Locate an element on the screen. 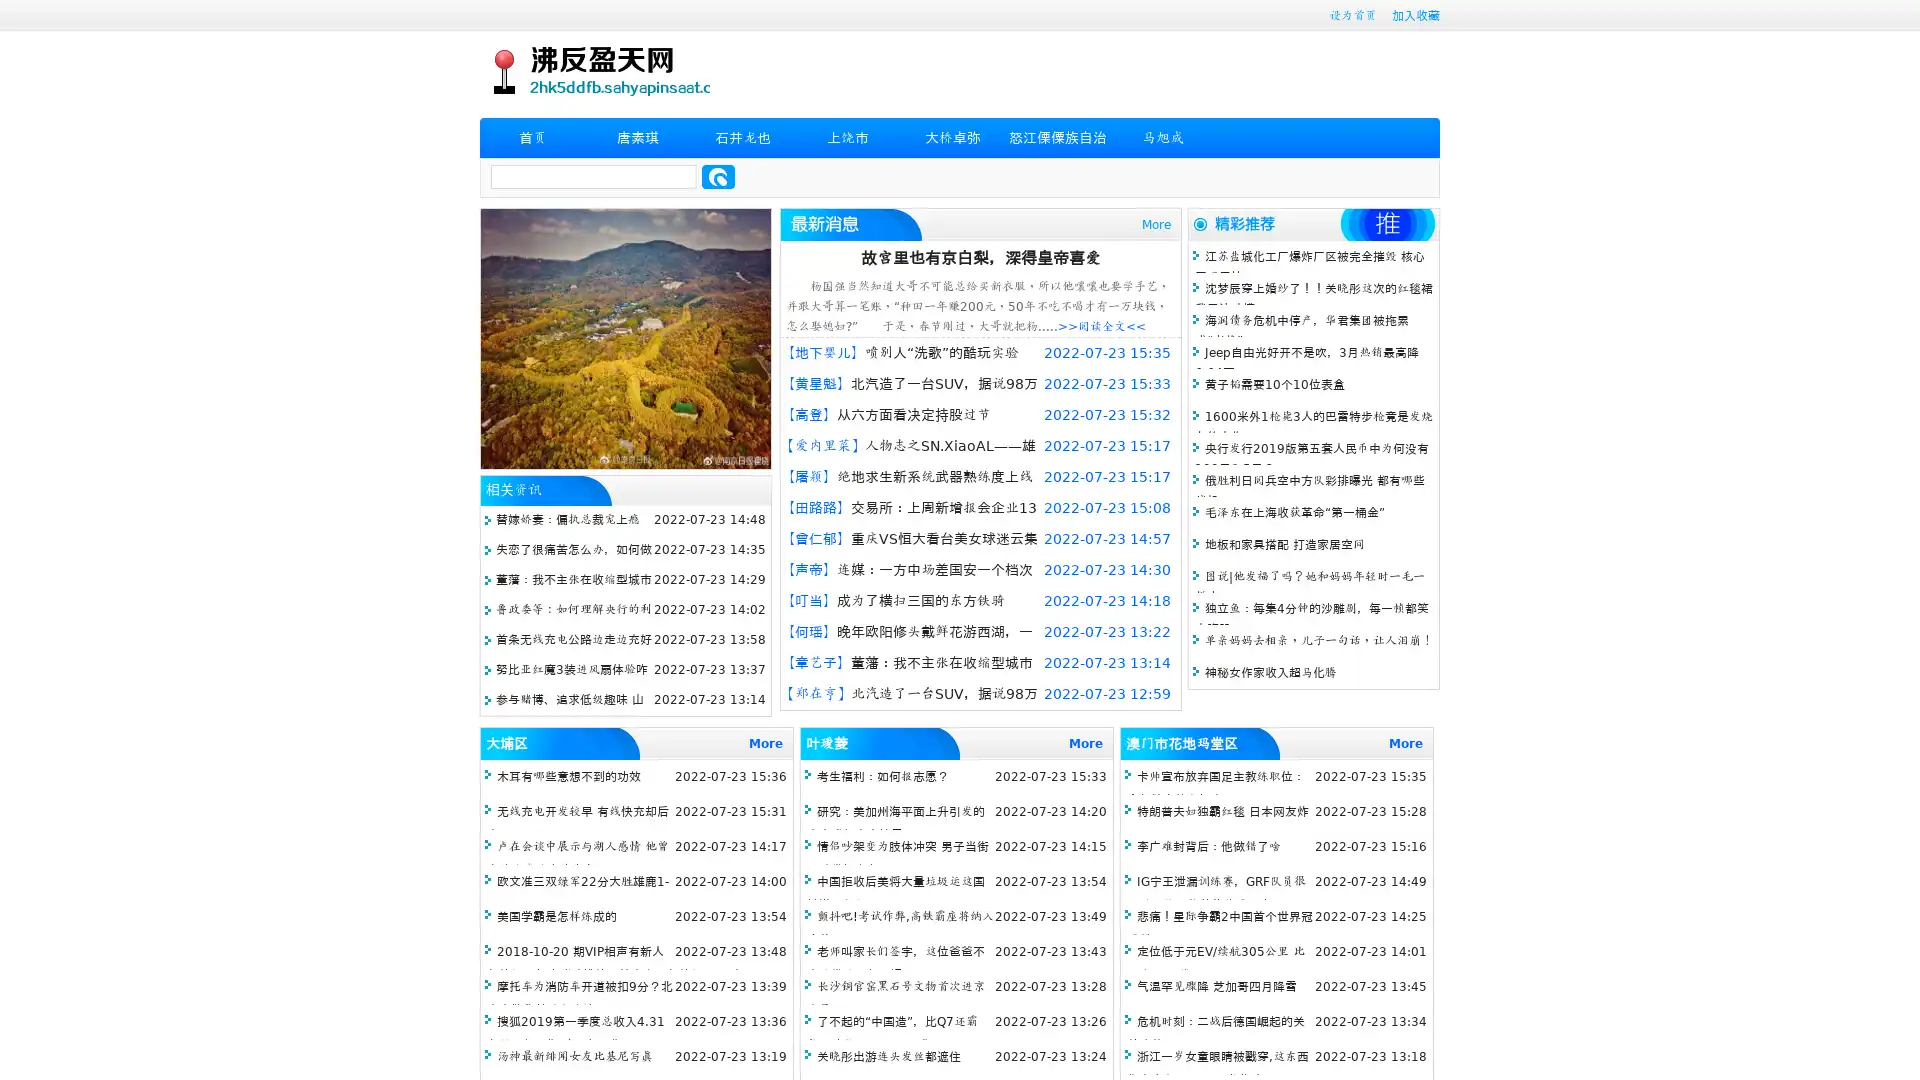 This screenshot has width=1920, height=1080. Search is located at coordinates (718, 176).